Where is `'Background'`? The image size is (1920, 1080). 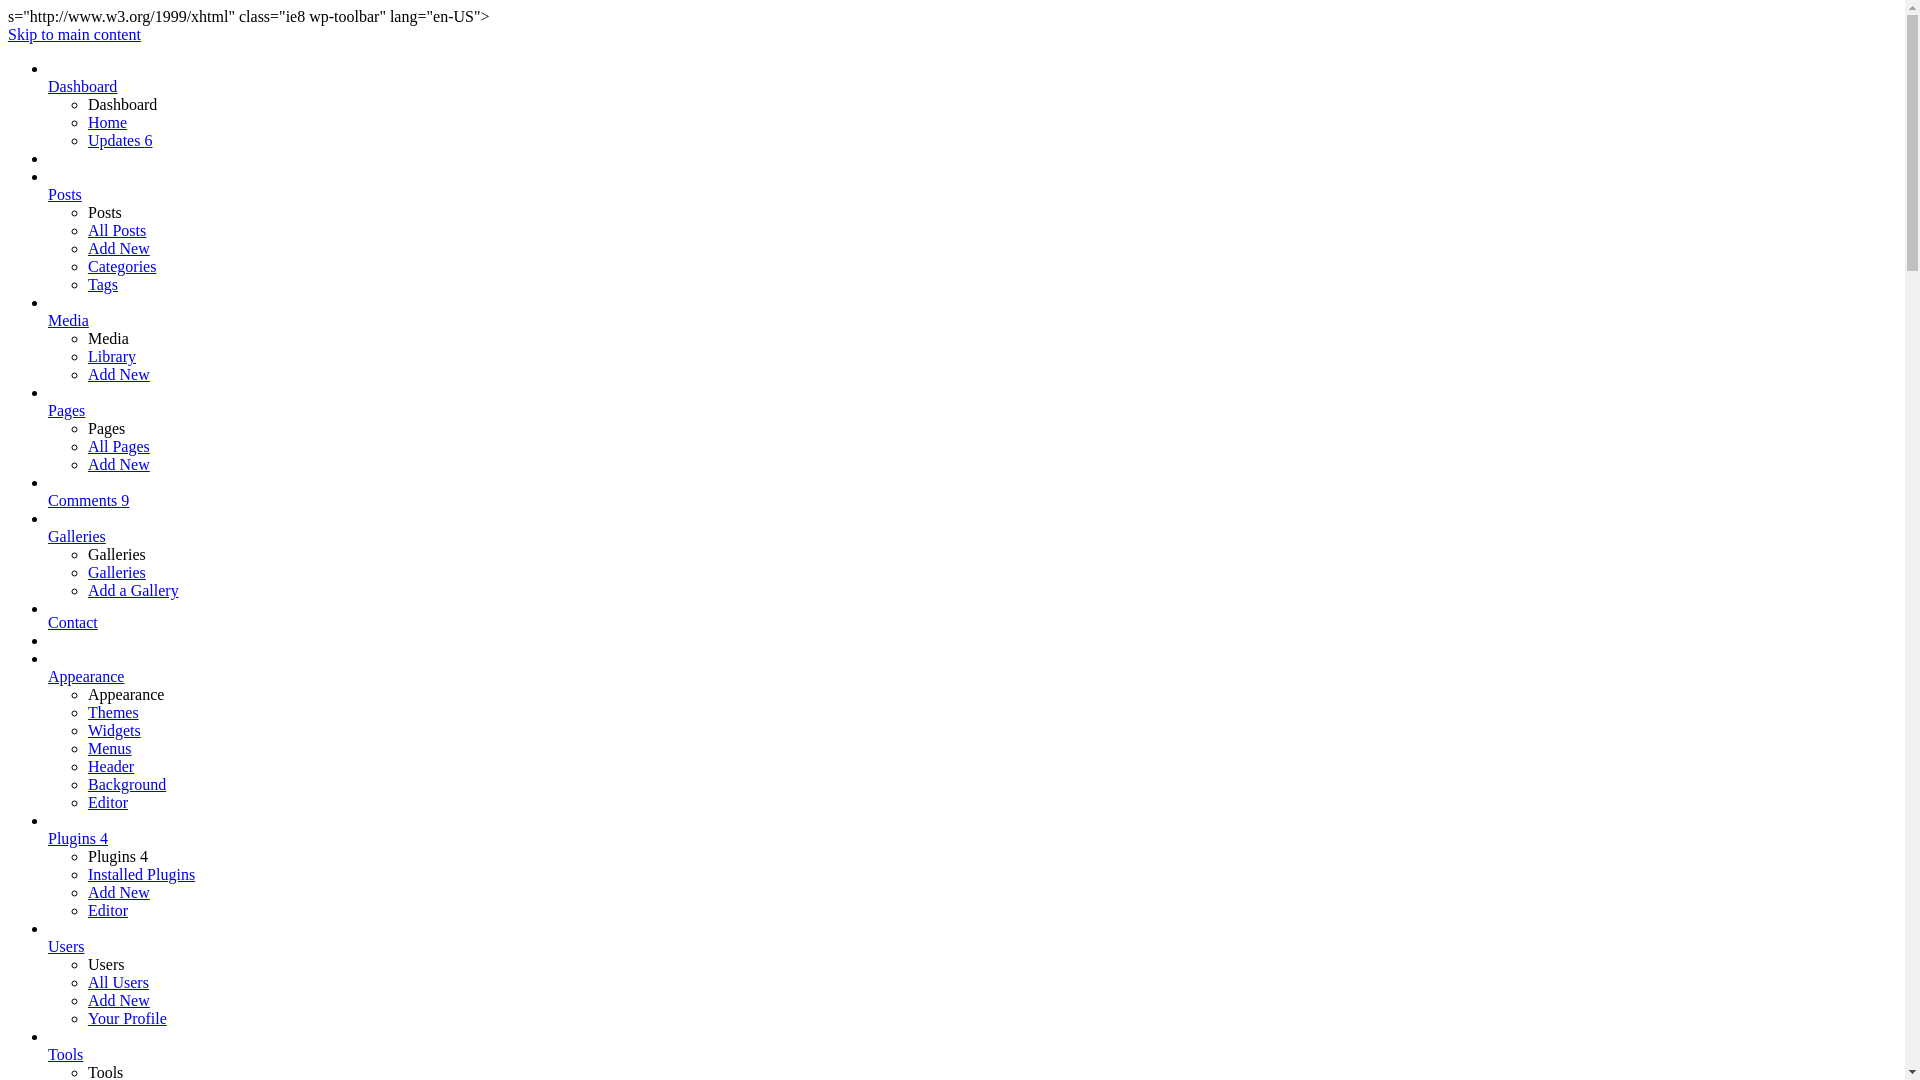
'Background' is located at coordinates (125, 783).